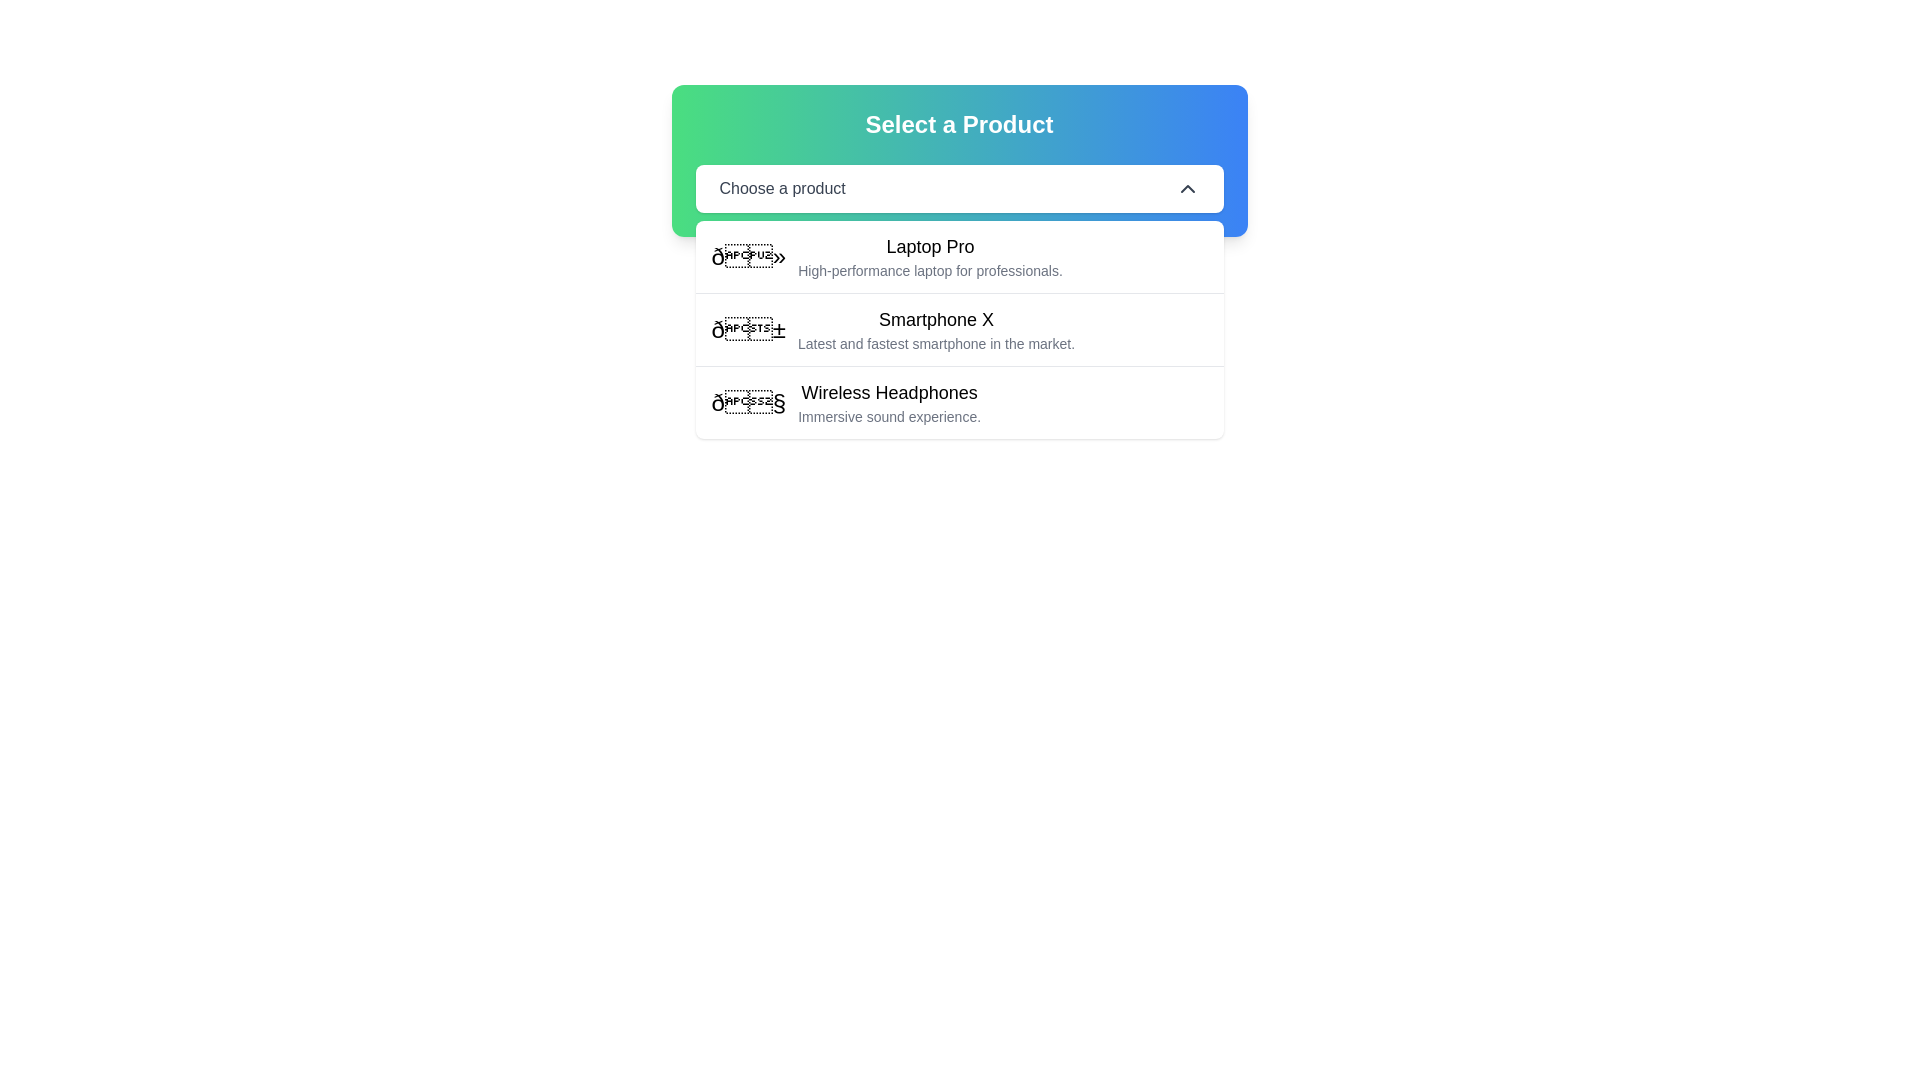 Image resolution: width=1920 pixels, height=1080 pixels. Describe the element at coordinates (888, 393) in the screenshot. I see `the 'Wireless Headphones' text label element, which is the third selectable option in the dropdown menu under 'Choose a product'` at that location.